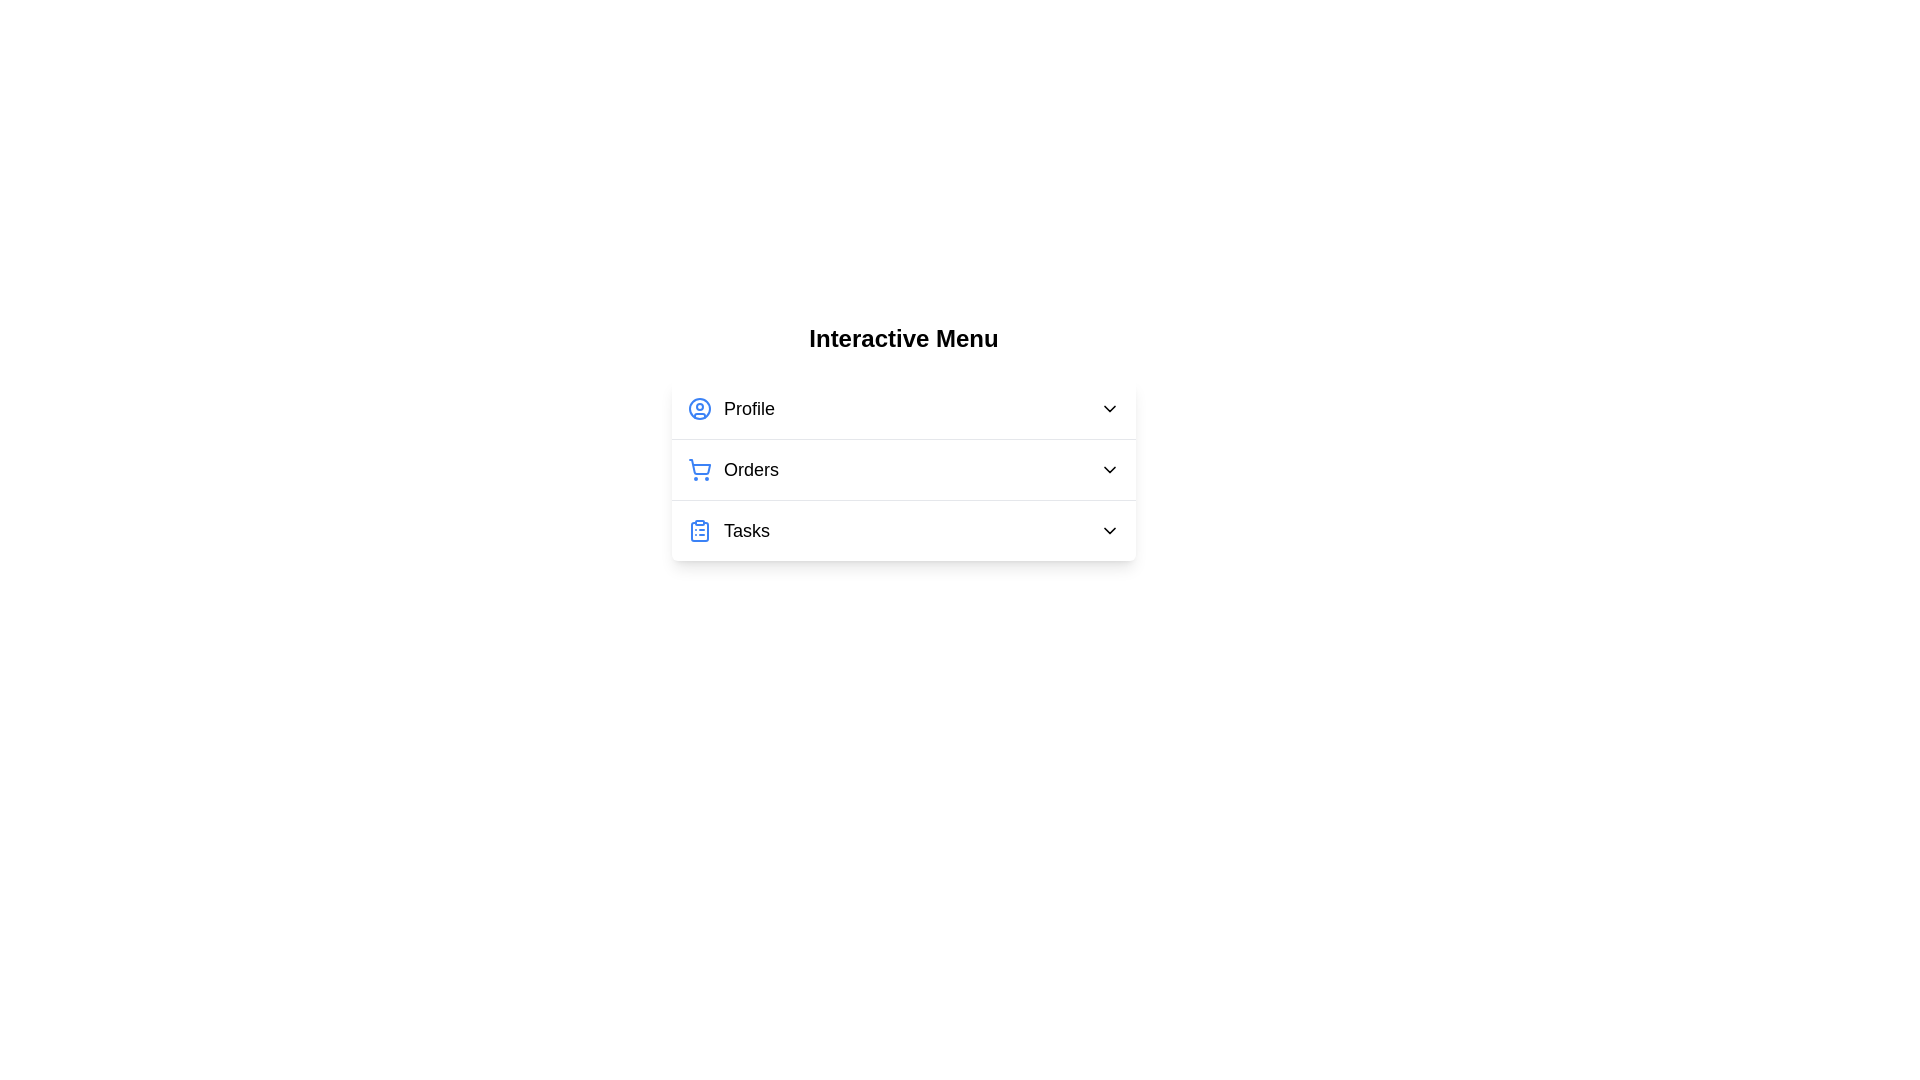 This screenshot has width=1920, height=1080. I want to click on the clipboard icon represented by the main body of the clipboard, which is a rectangular shape with rounded corners, located in the third row of the interactive menu, so click(700, 531).